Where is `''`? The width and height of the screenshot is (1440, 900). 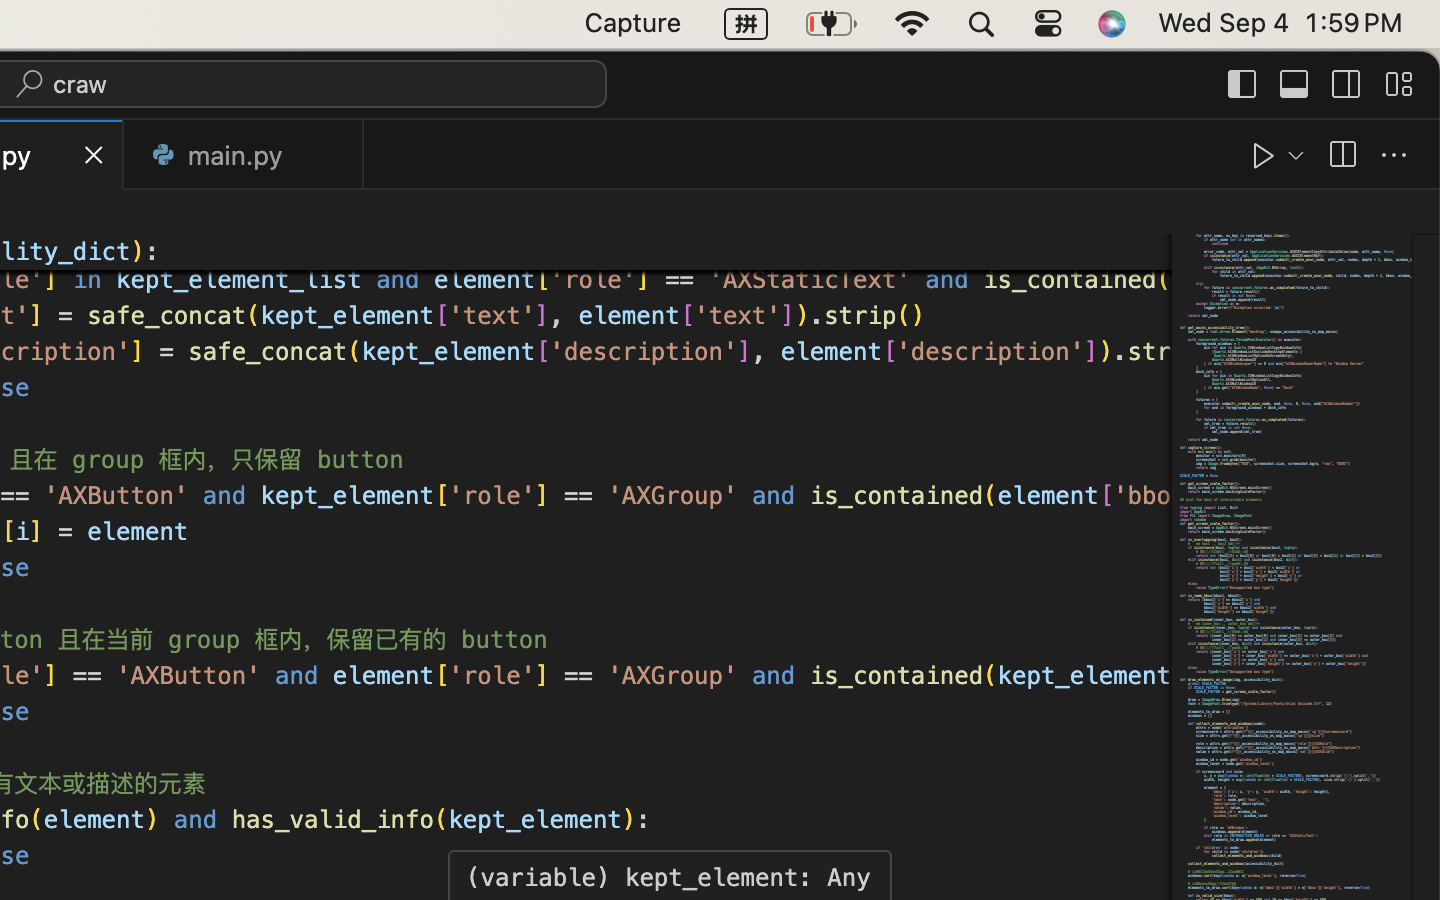 '' is located at coordinates (1345, 82).